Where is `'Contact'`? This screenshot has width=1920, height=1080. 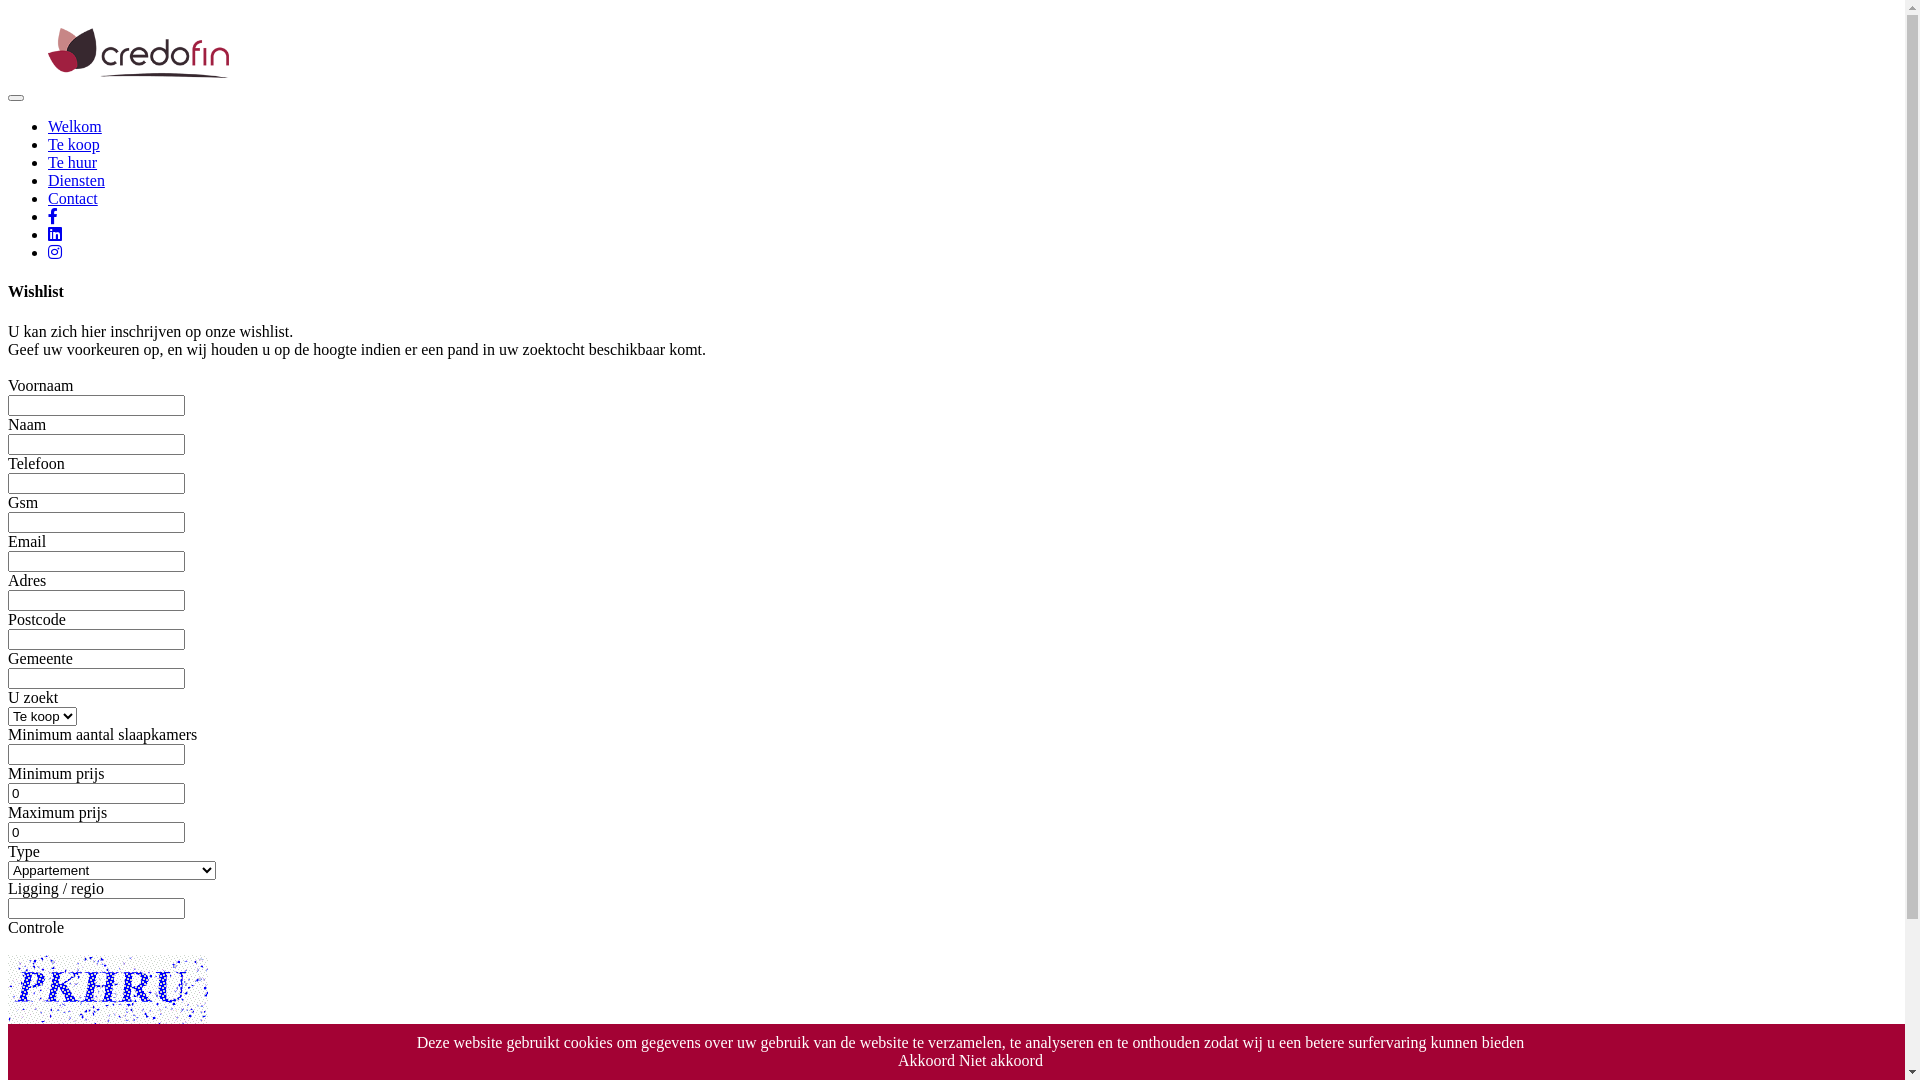 'Contact' is located at coordinates (72, 198).